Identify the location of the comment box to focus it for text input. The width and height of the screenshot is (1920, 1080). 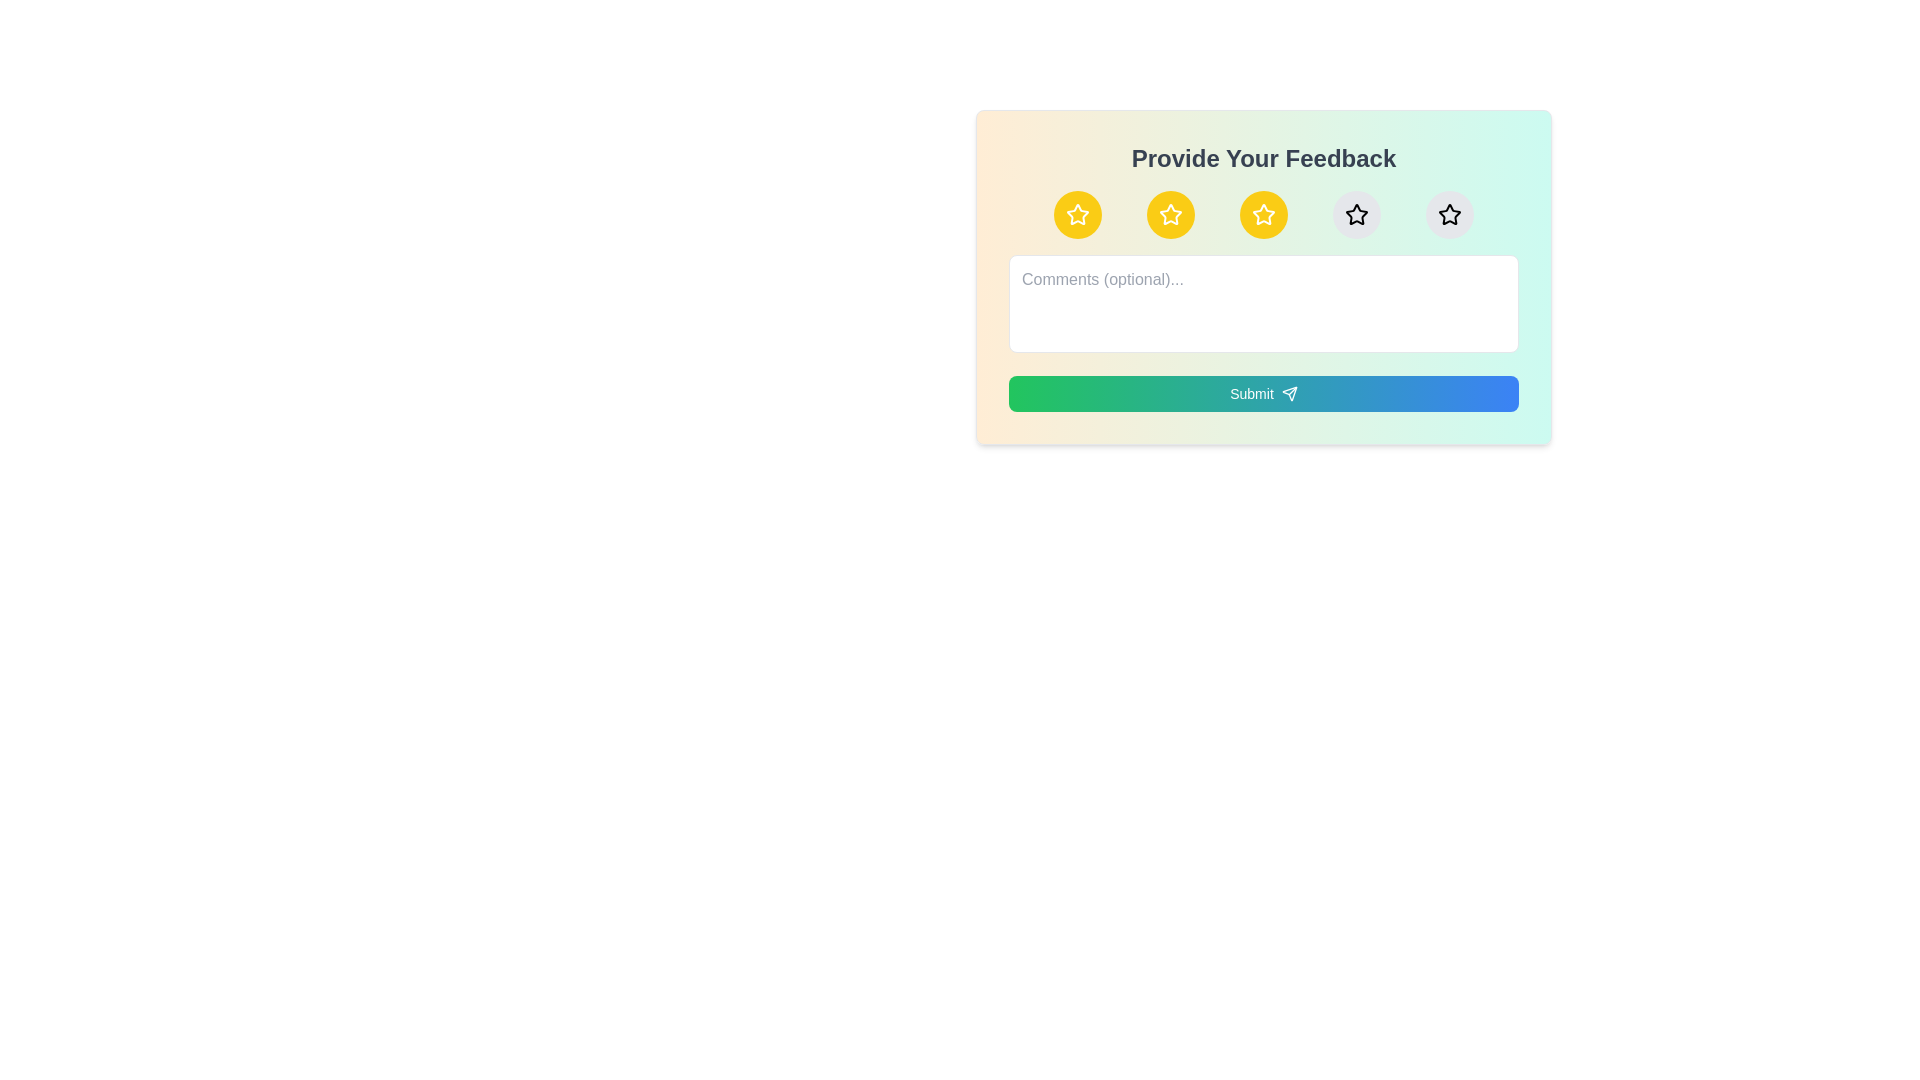
(1262, 304).